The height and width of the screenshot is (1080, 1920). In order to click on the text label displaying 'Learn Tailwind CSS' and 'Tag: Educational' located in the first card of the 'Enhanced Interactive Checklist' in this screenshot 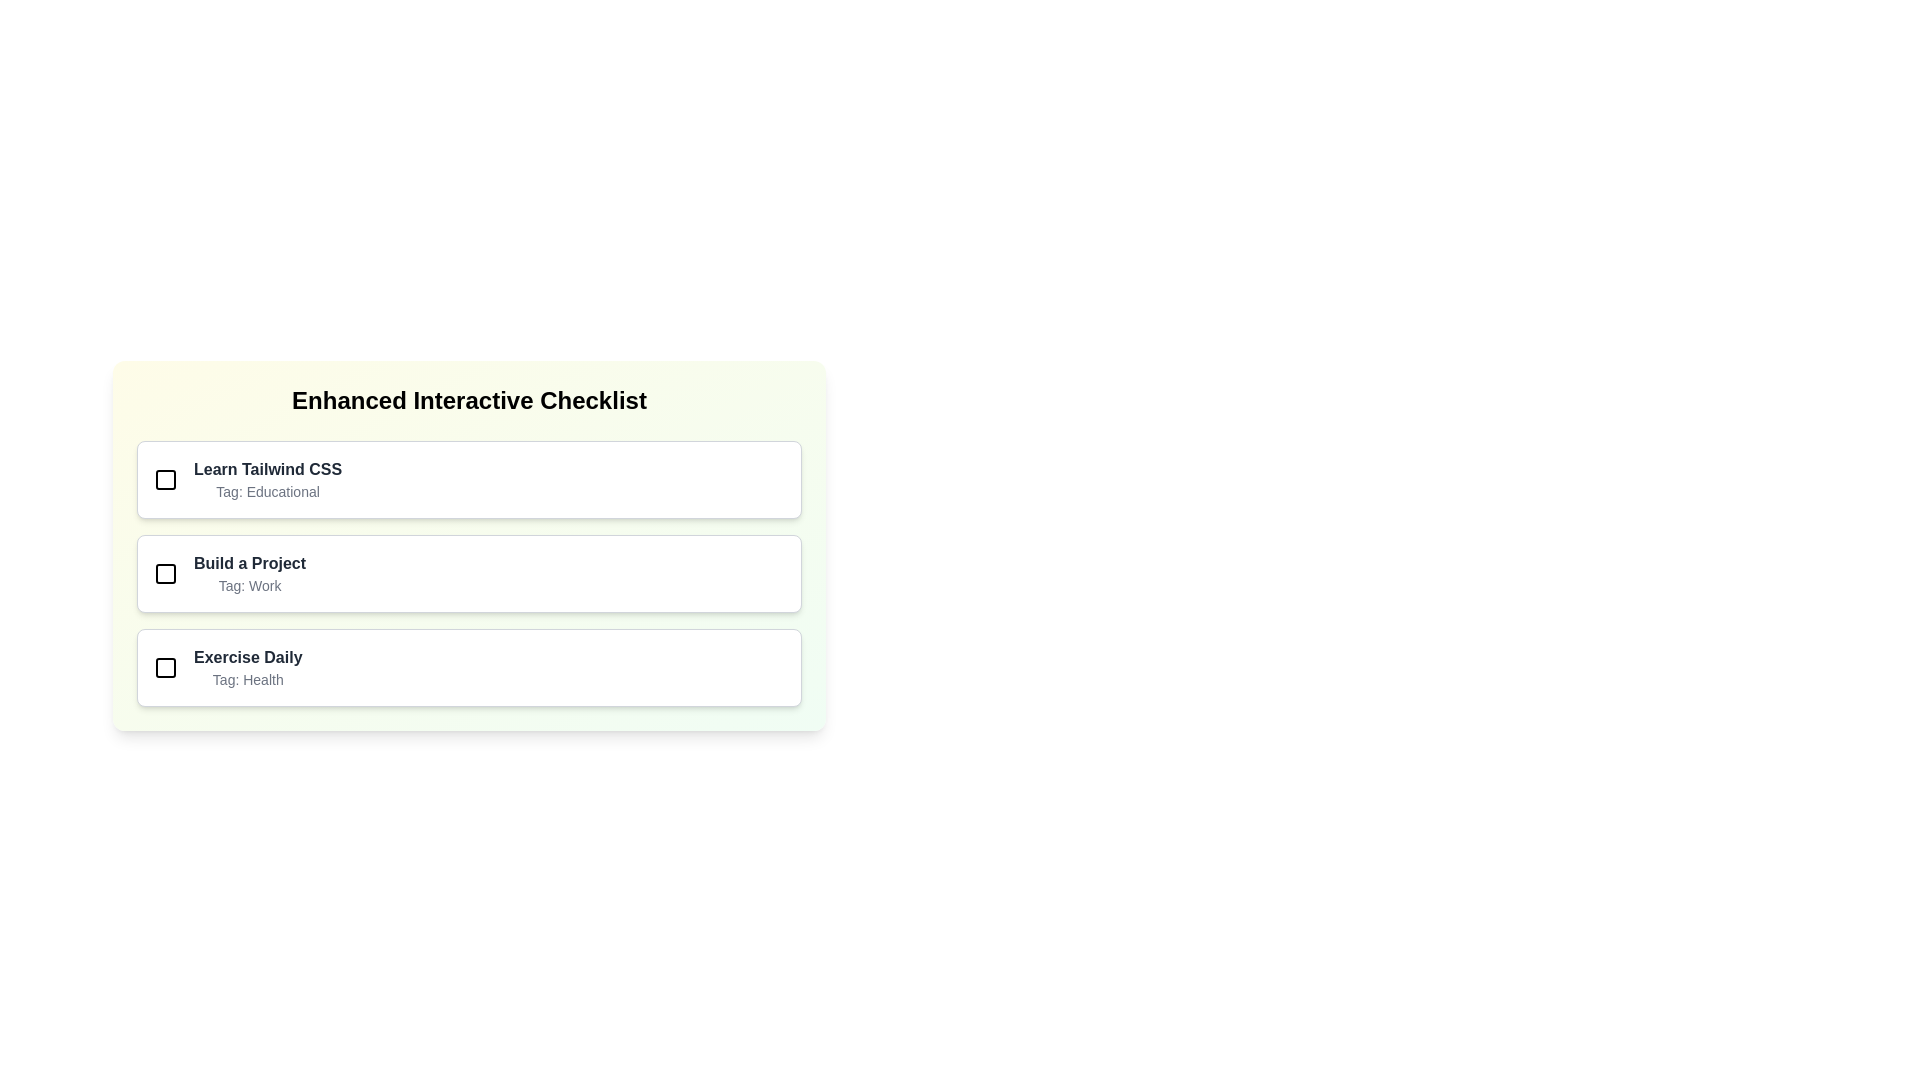, I will do `click(267, 479)`.